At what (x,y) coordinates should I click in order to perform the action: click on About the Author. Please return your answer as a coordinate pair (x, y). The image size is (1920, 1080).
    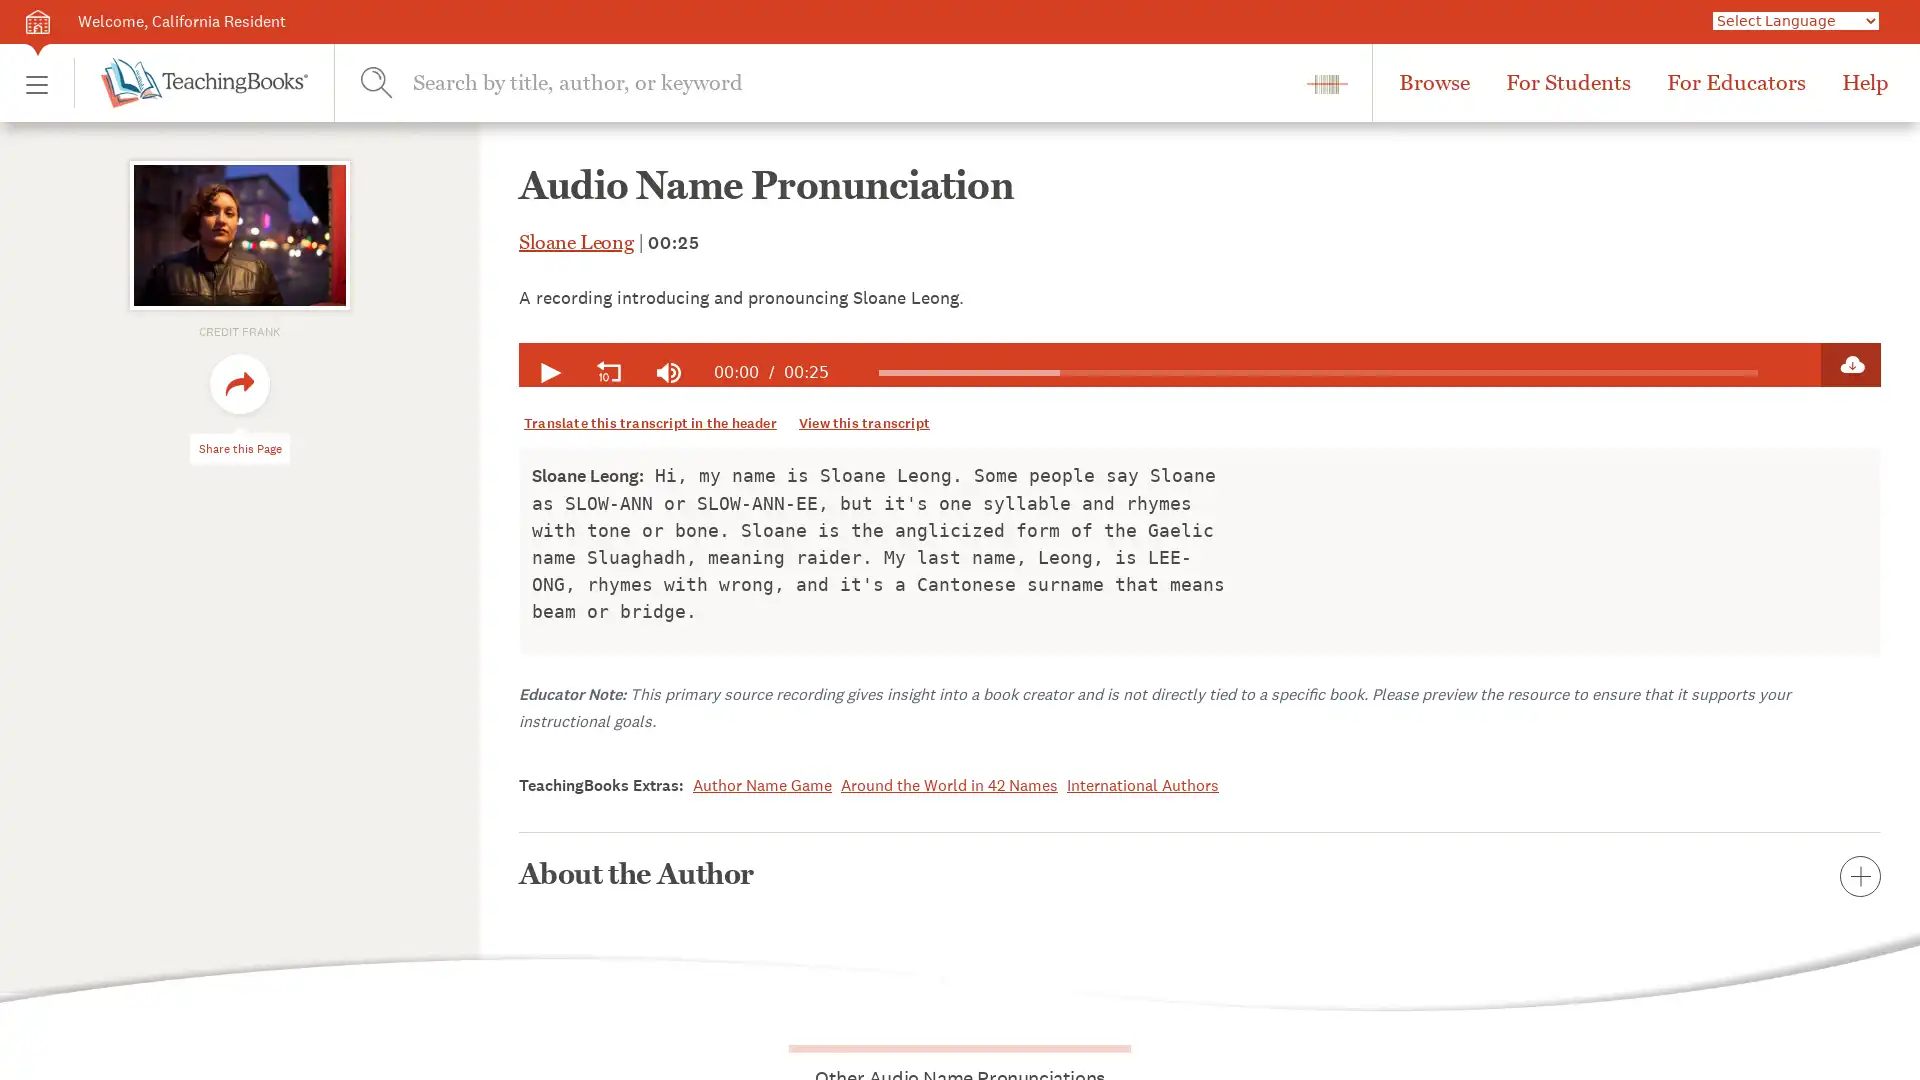
    Looking at the image, I should click on (1200, 873).